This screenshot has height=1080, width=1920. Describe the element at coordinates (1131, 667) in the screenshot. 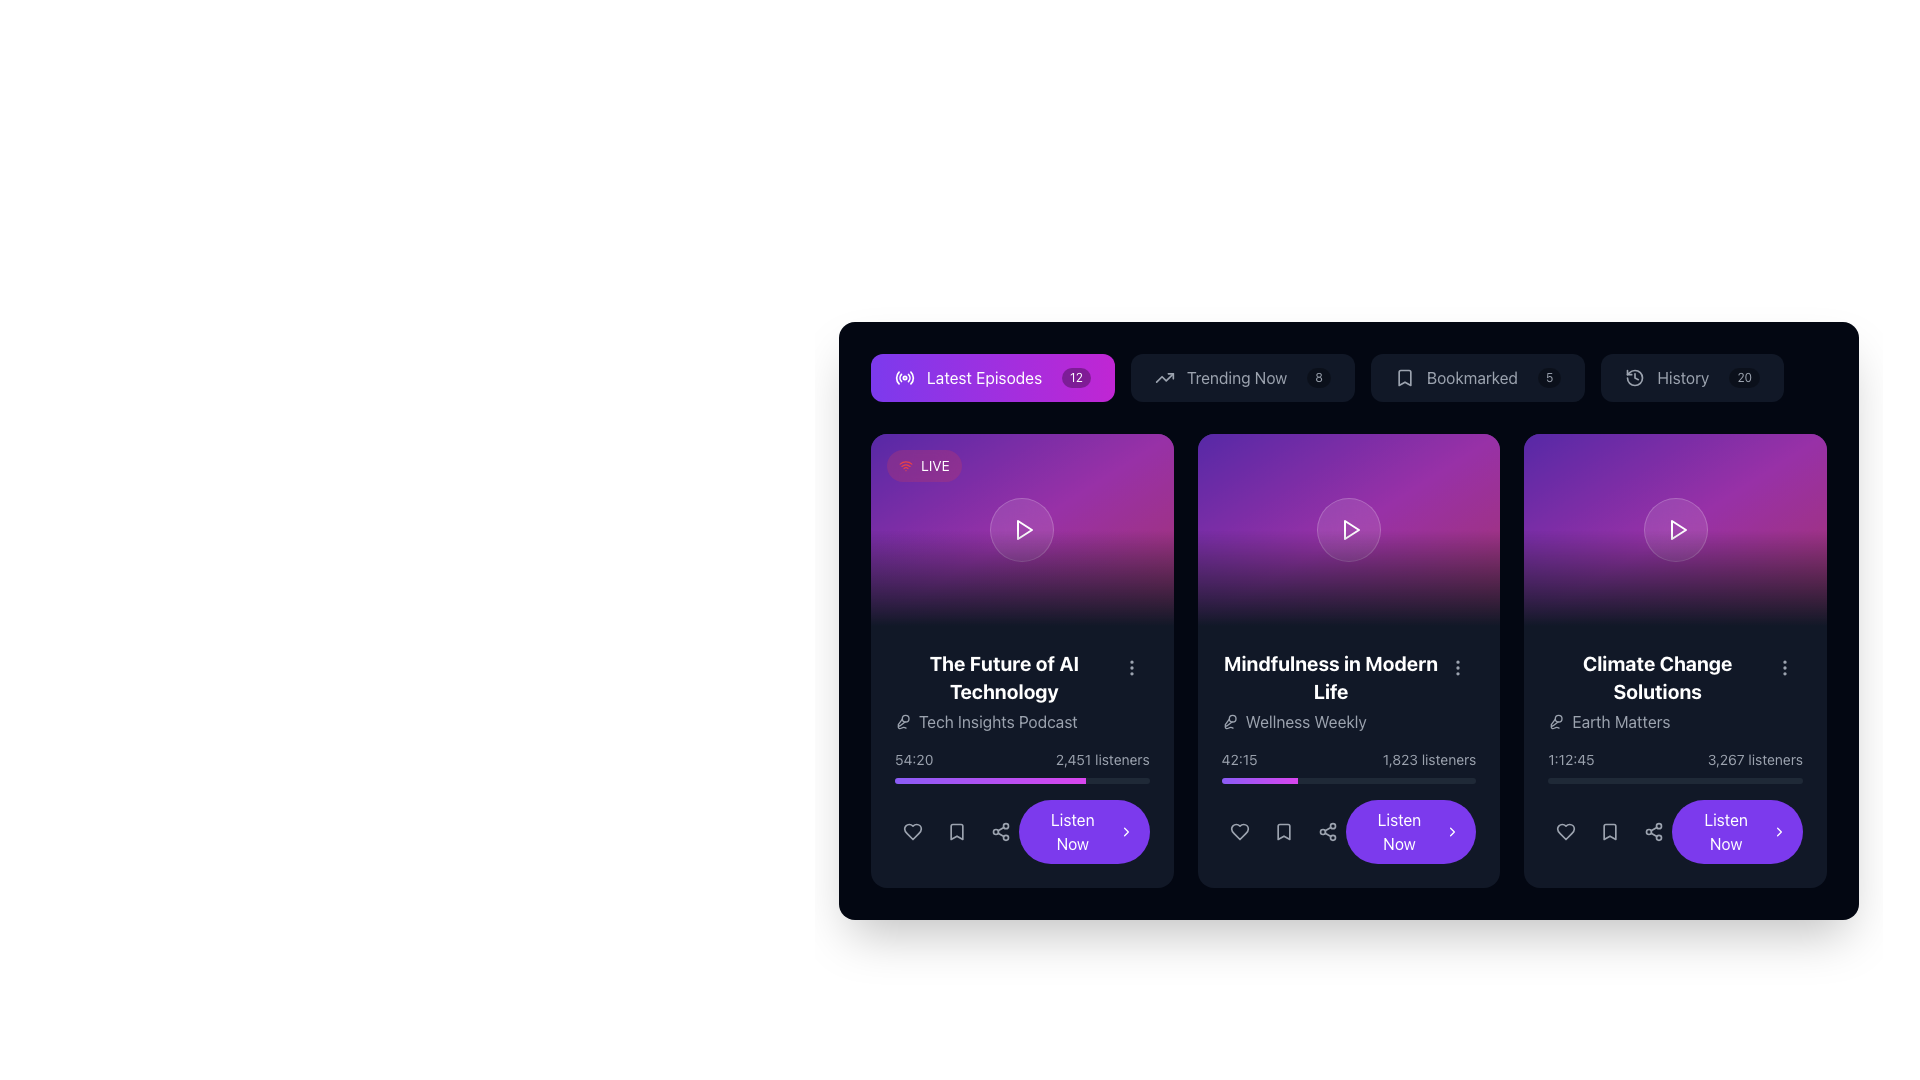

I see `the menu button located at the top-right of the card titled 'The Future of AI Technology'` at that location.